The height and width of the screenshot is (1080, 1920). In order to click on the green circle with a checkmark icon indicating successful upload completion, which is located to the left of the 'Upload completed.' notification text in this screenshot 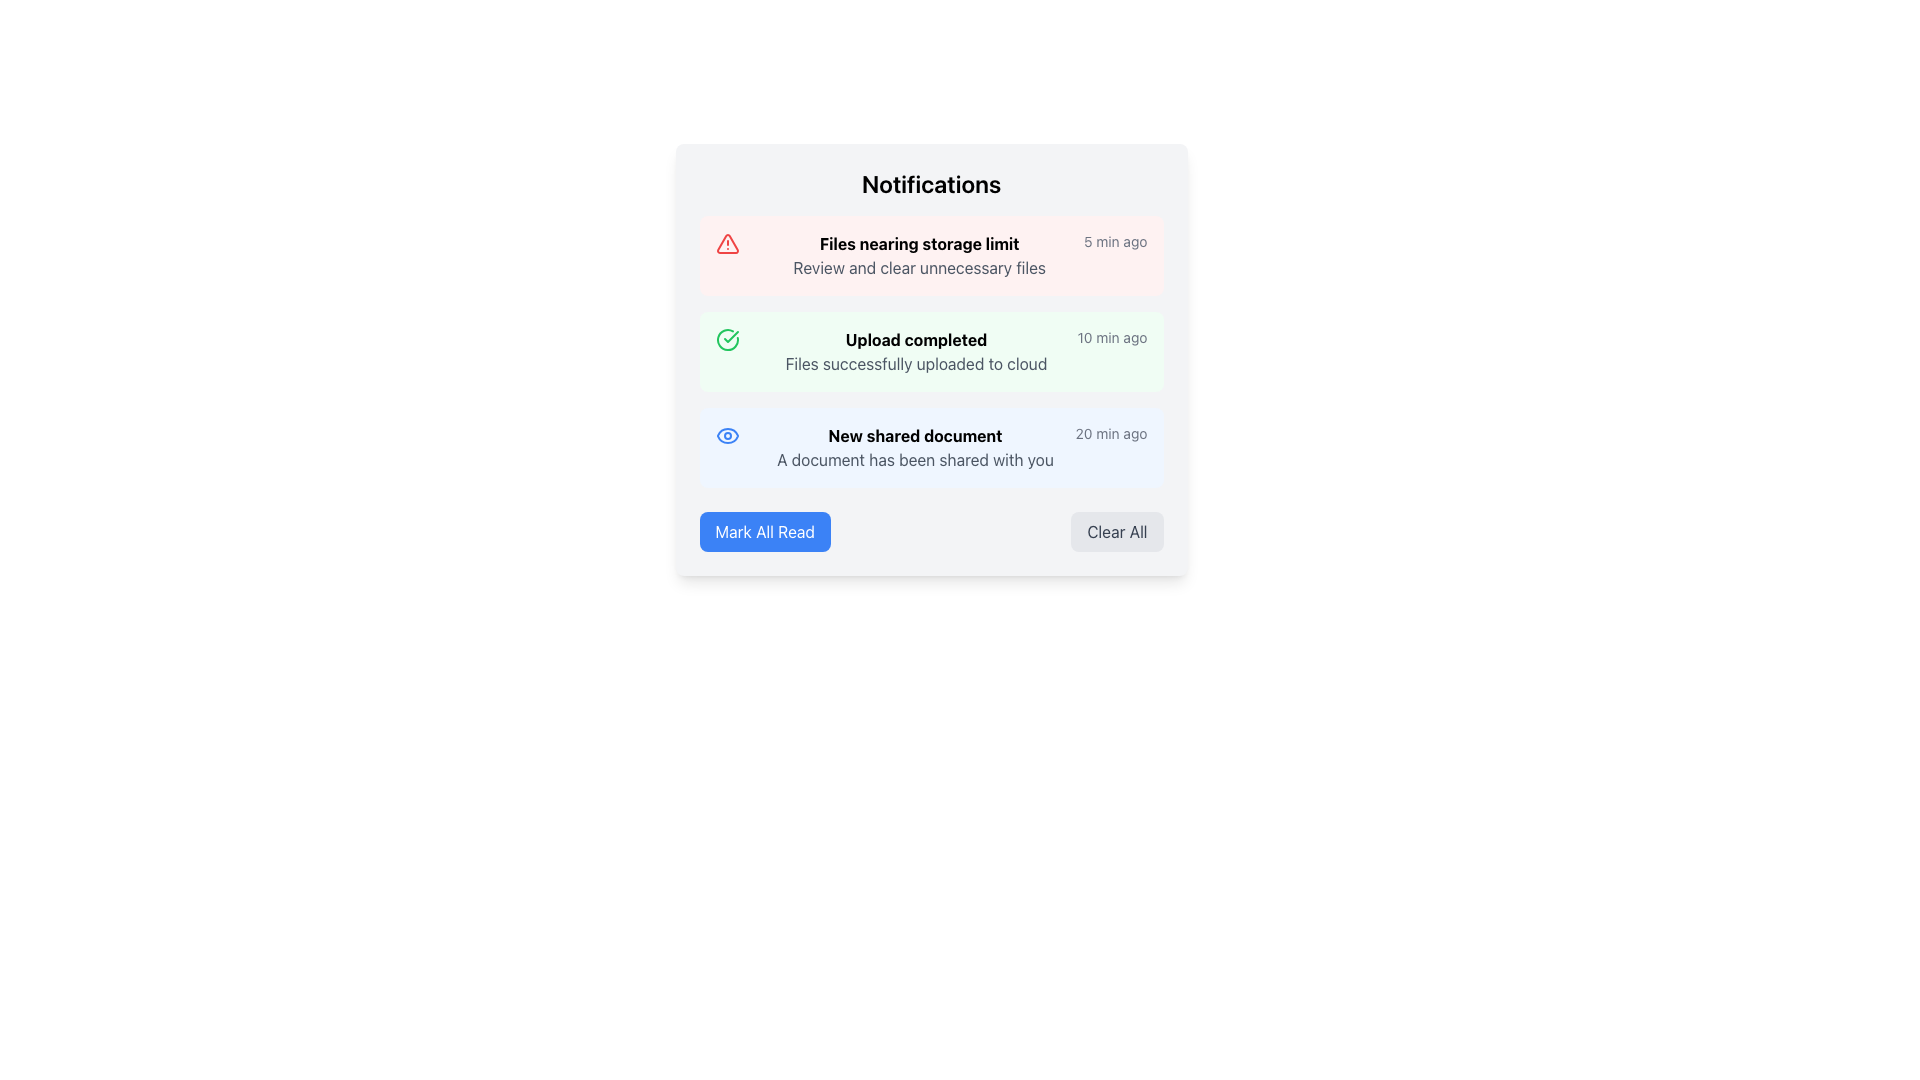, I will do `click(726, 338)`.